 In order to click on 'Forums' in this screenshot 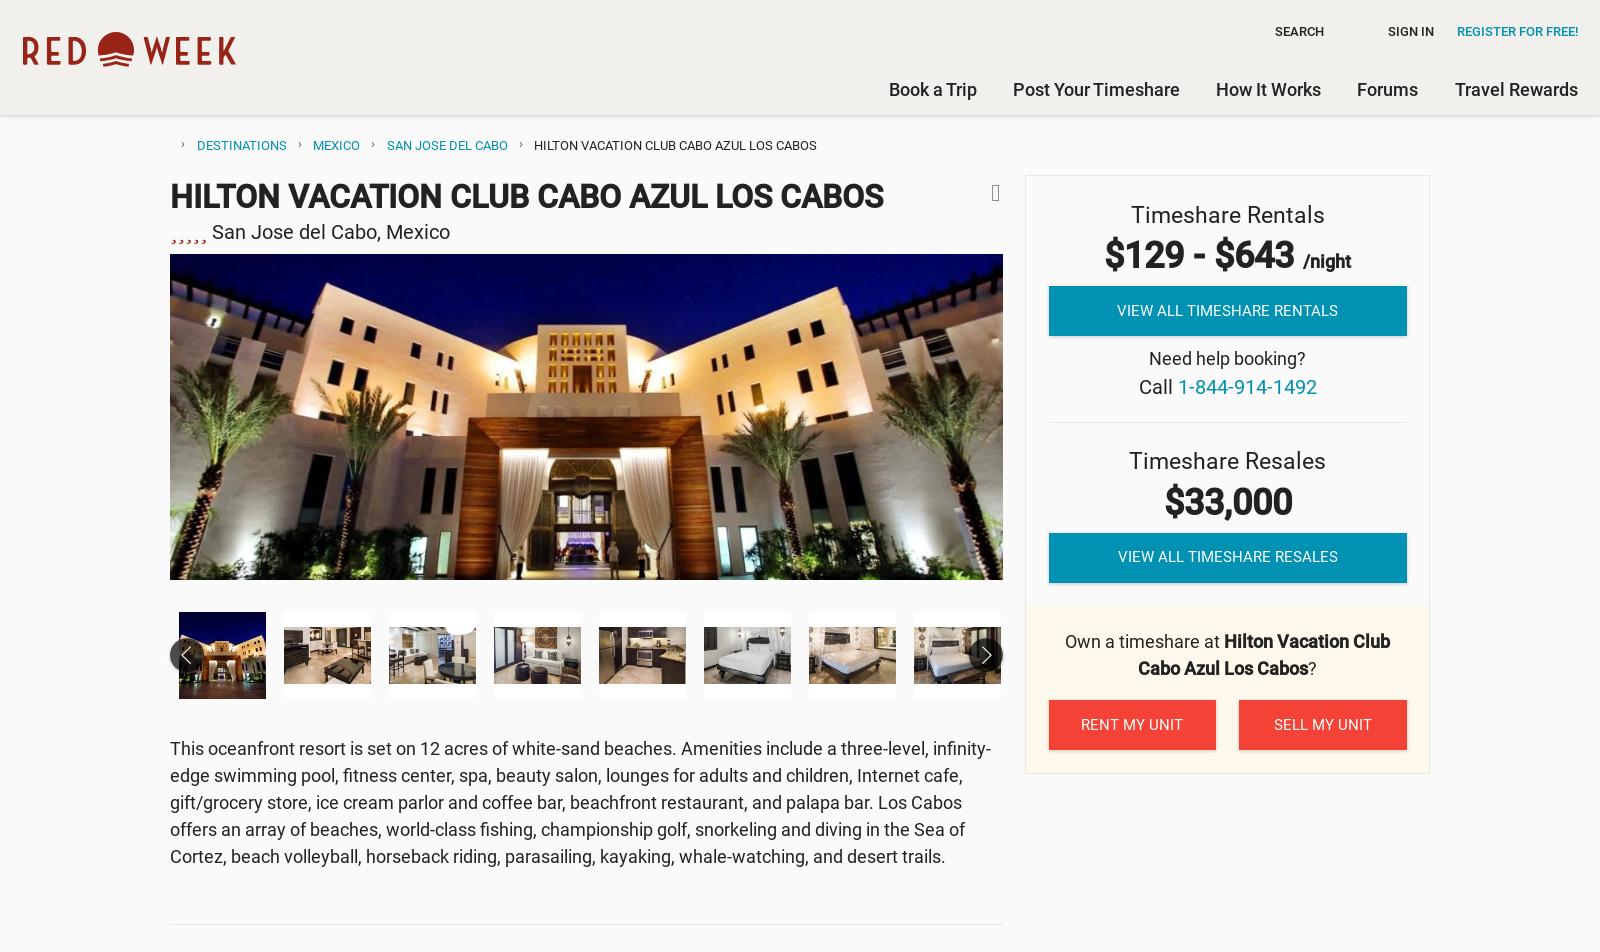, I will do `click(1386, 89)`.